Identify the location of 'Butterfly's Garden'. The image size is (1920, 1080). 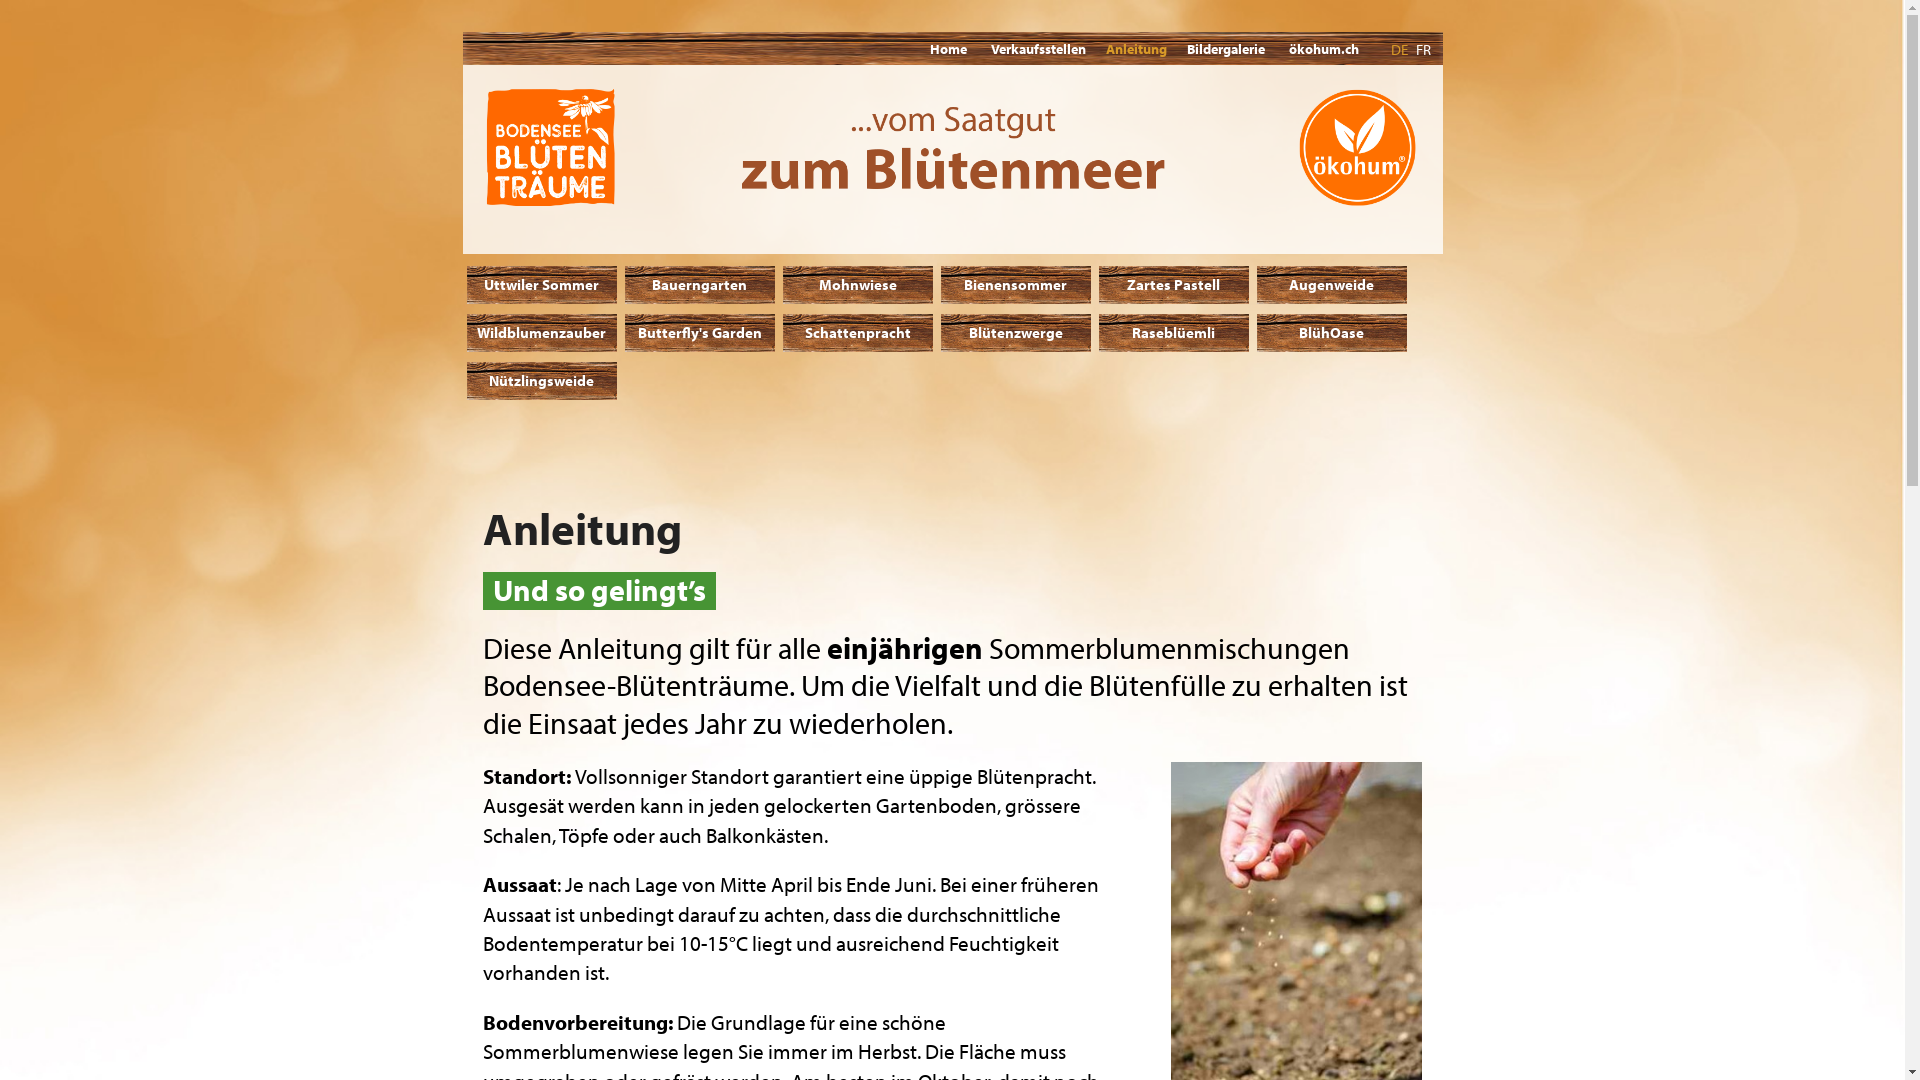
(699, 331).